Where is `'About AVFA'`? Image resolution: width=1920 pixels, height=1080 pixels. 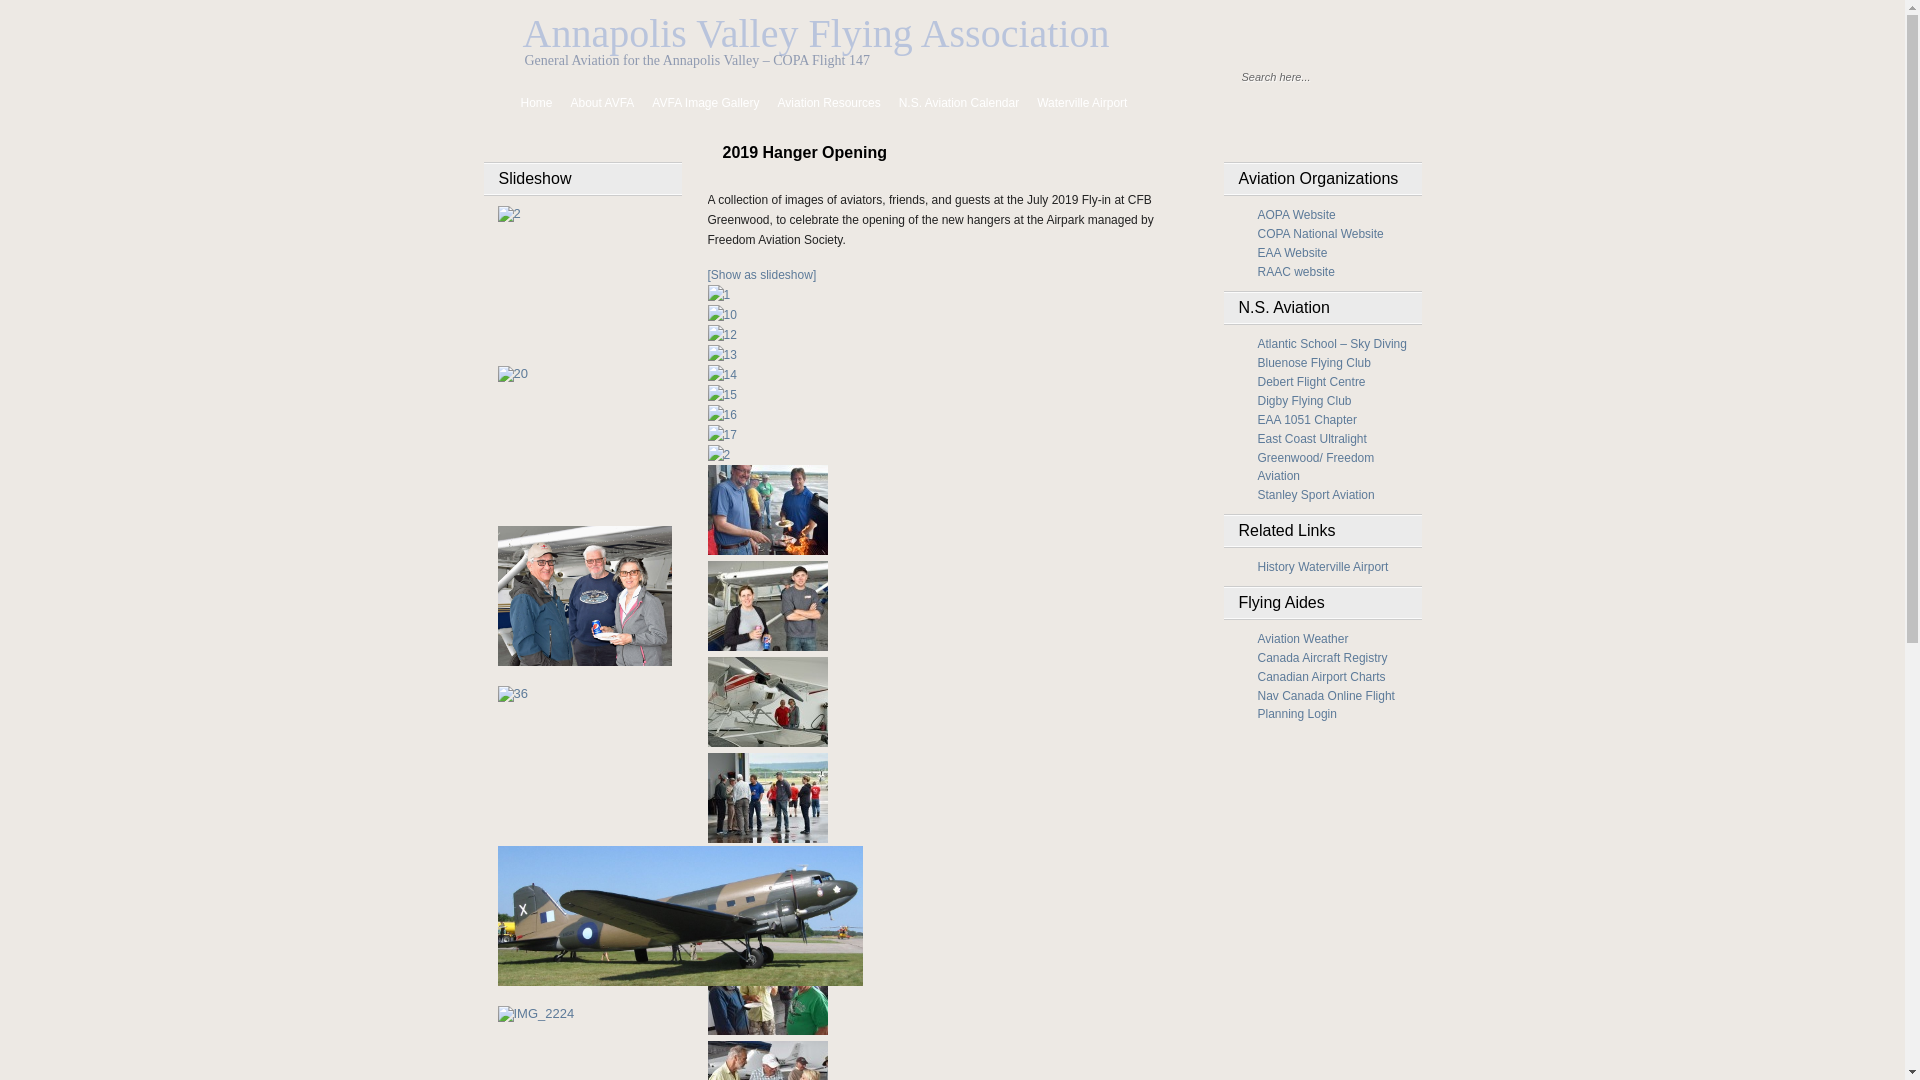 'About AVFA' is located at coordinates (602, 103).